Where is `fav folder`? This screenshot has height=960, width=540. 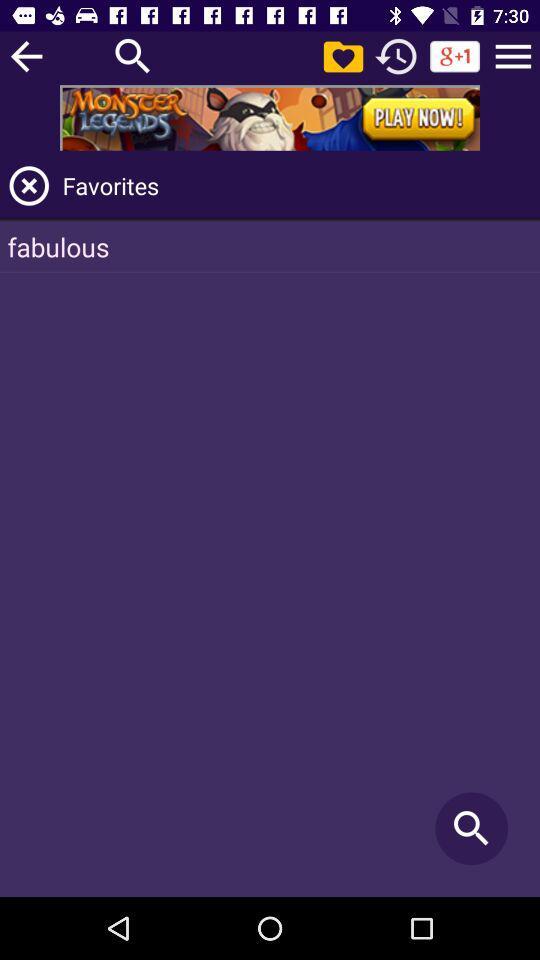 fav folder is located at coordinates (342, 55).